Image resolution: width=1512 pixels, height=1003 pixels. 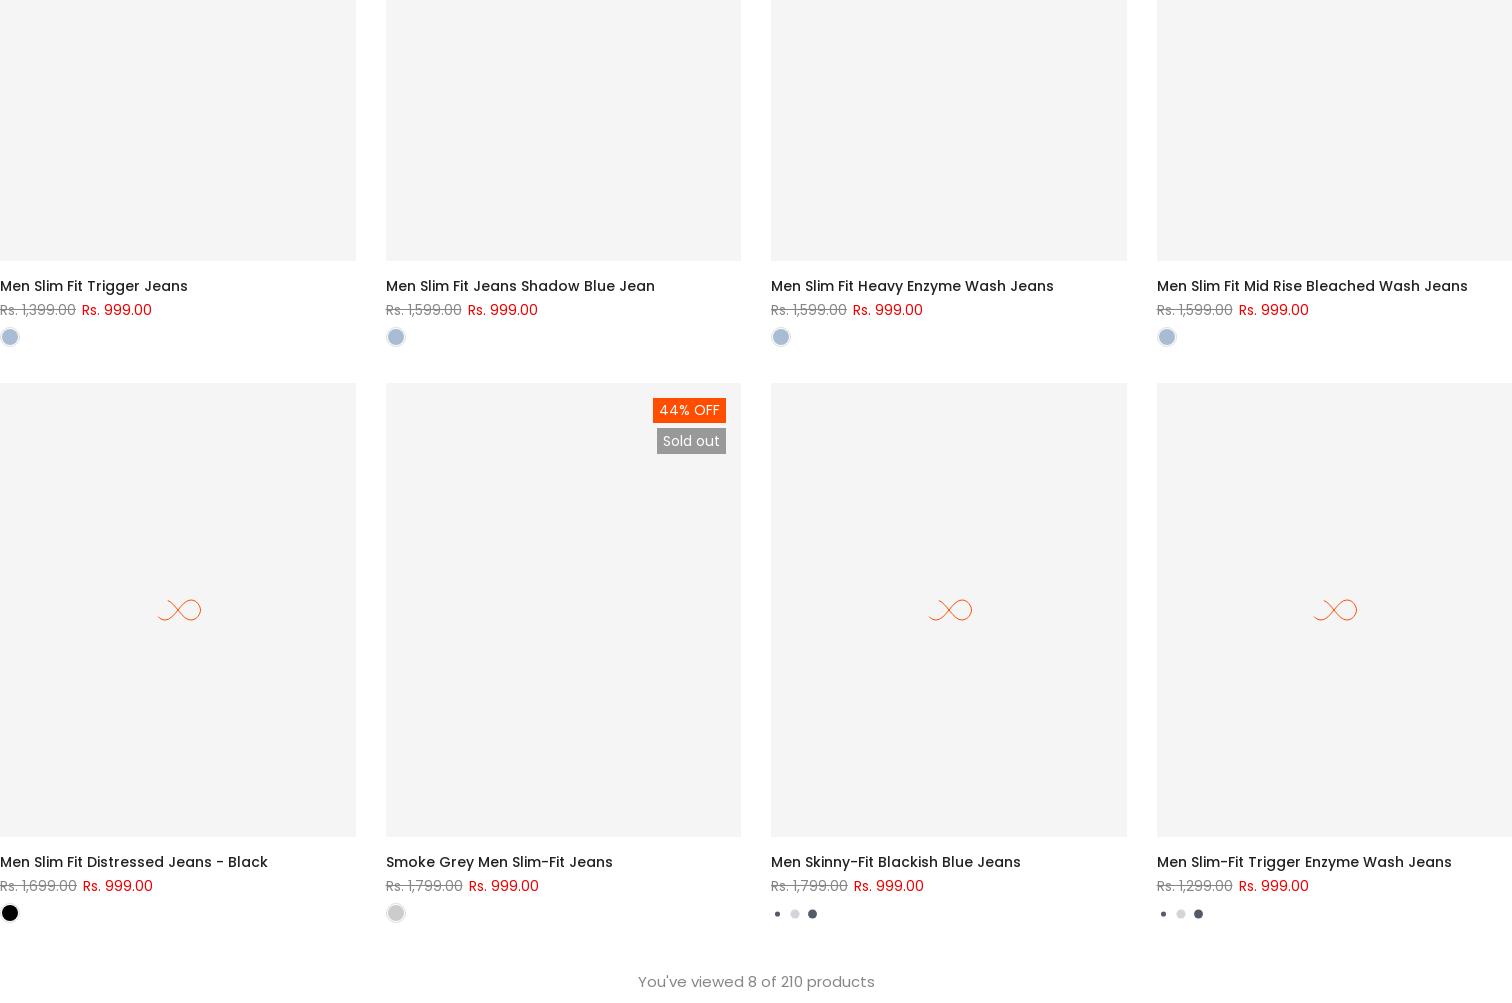 What do you see at coordinates (689, 410) in the screenshot?
I see `'44% OFF'` at bounding box center [689, 410].